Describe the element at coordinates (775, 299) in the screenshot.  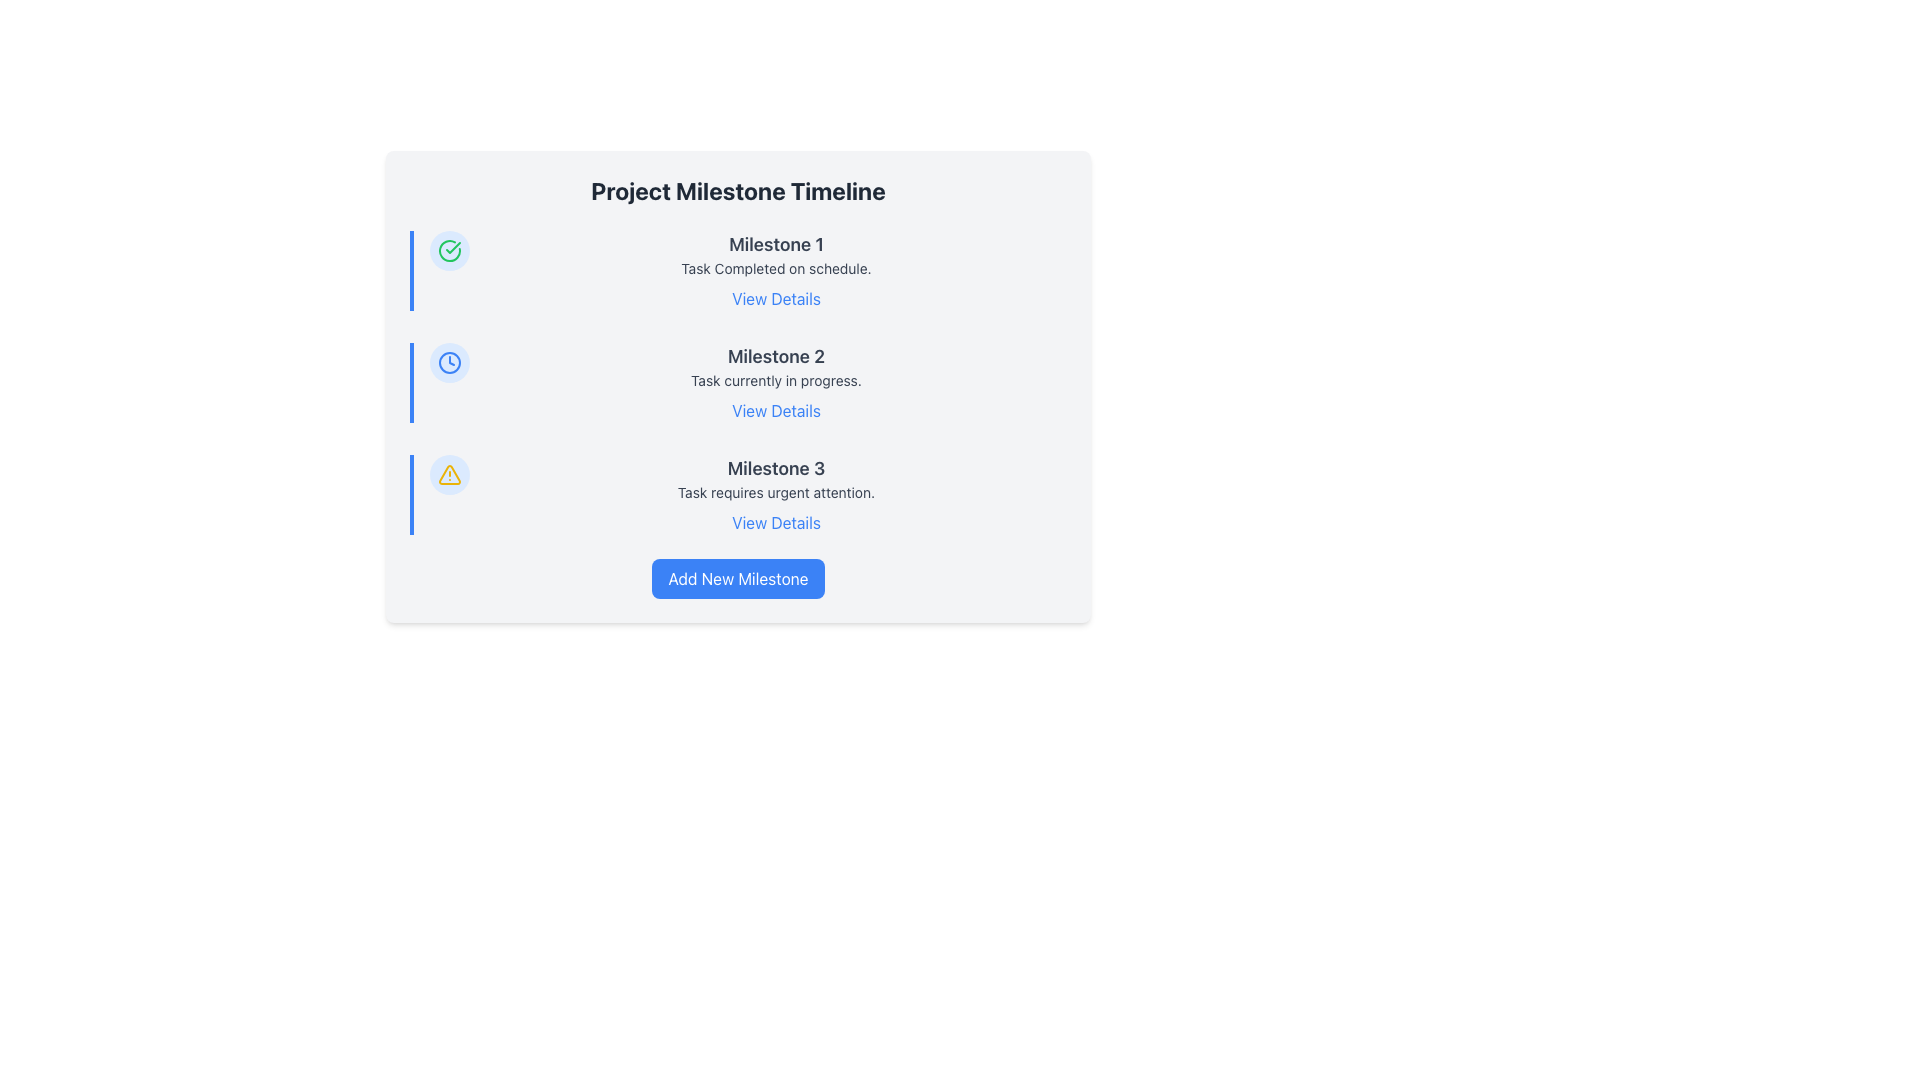
I see `the 'View Details' text link, which is styled with blue text and an underline, located beneath the phrase 'Task Completed on schedule.' in the 'Milestone 1' section` at that location.